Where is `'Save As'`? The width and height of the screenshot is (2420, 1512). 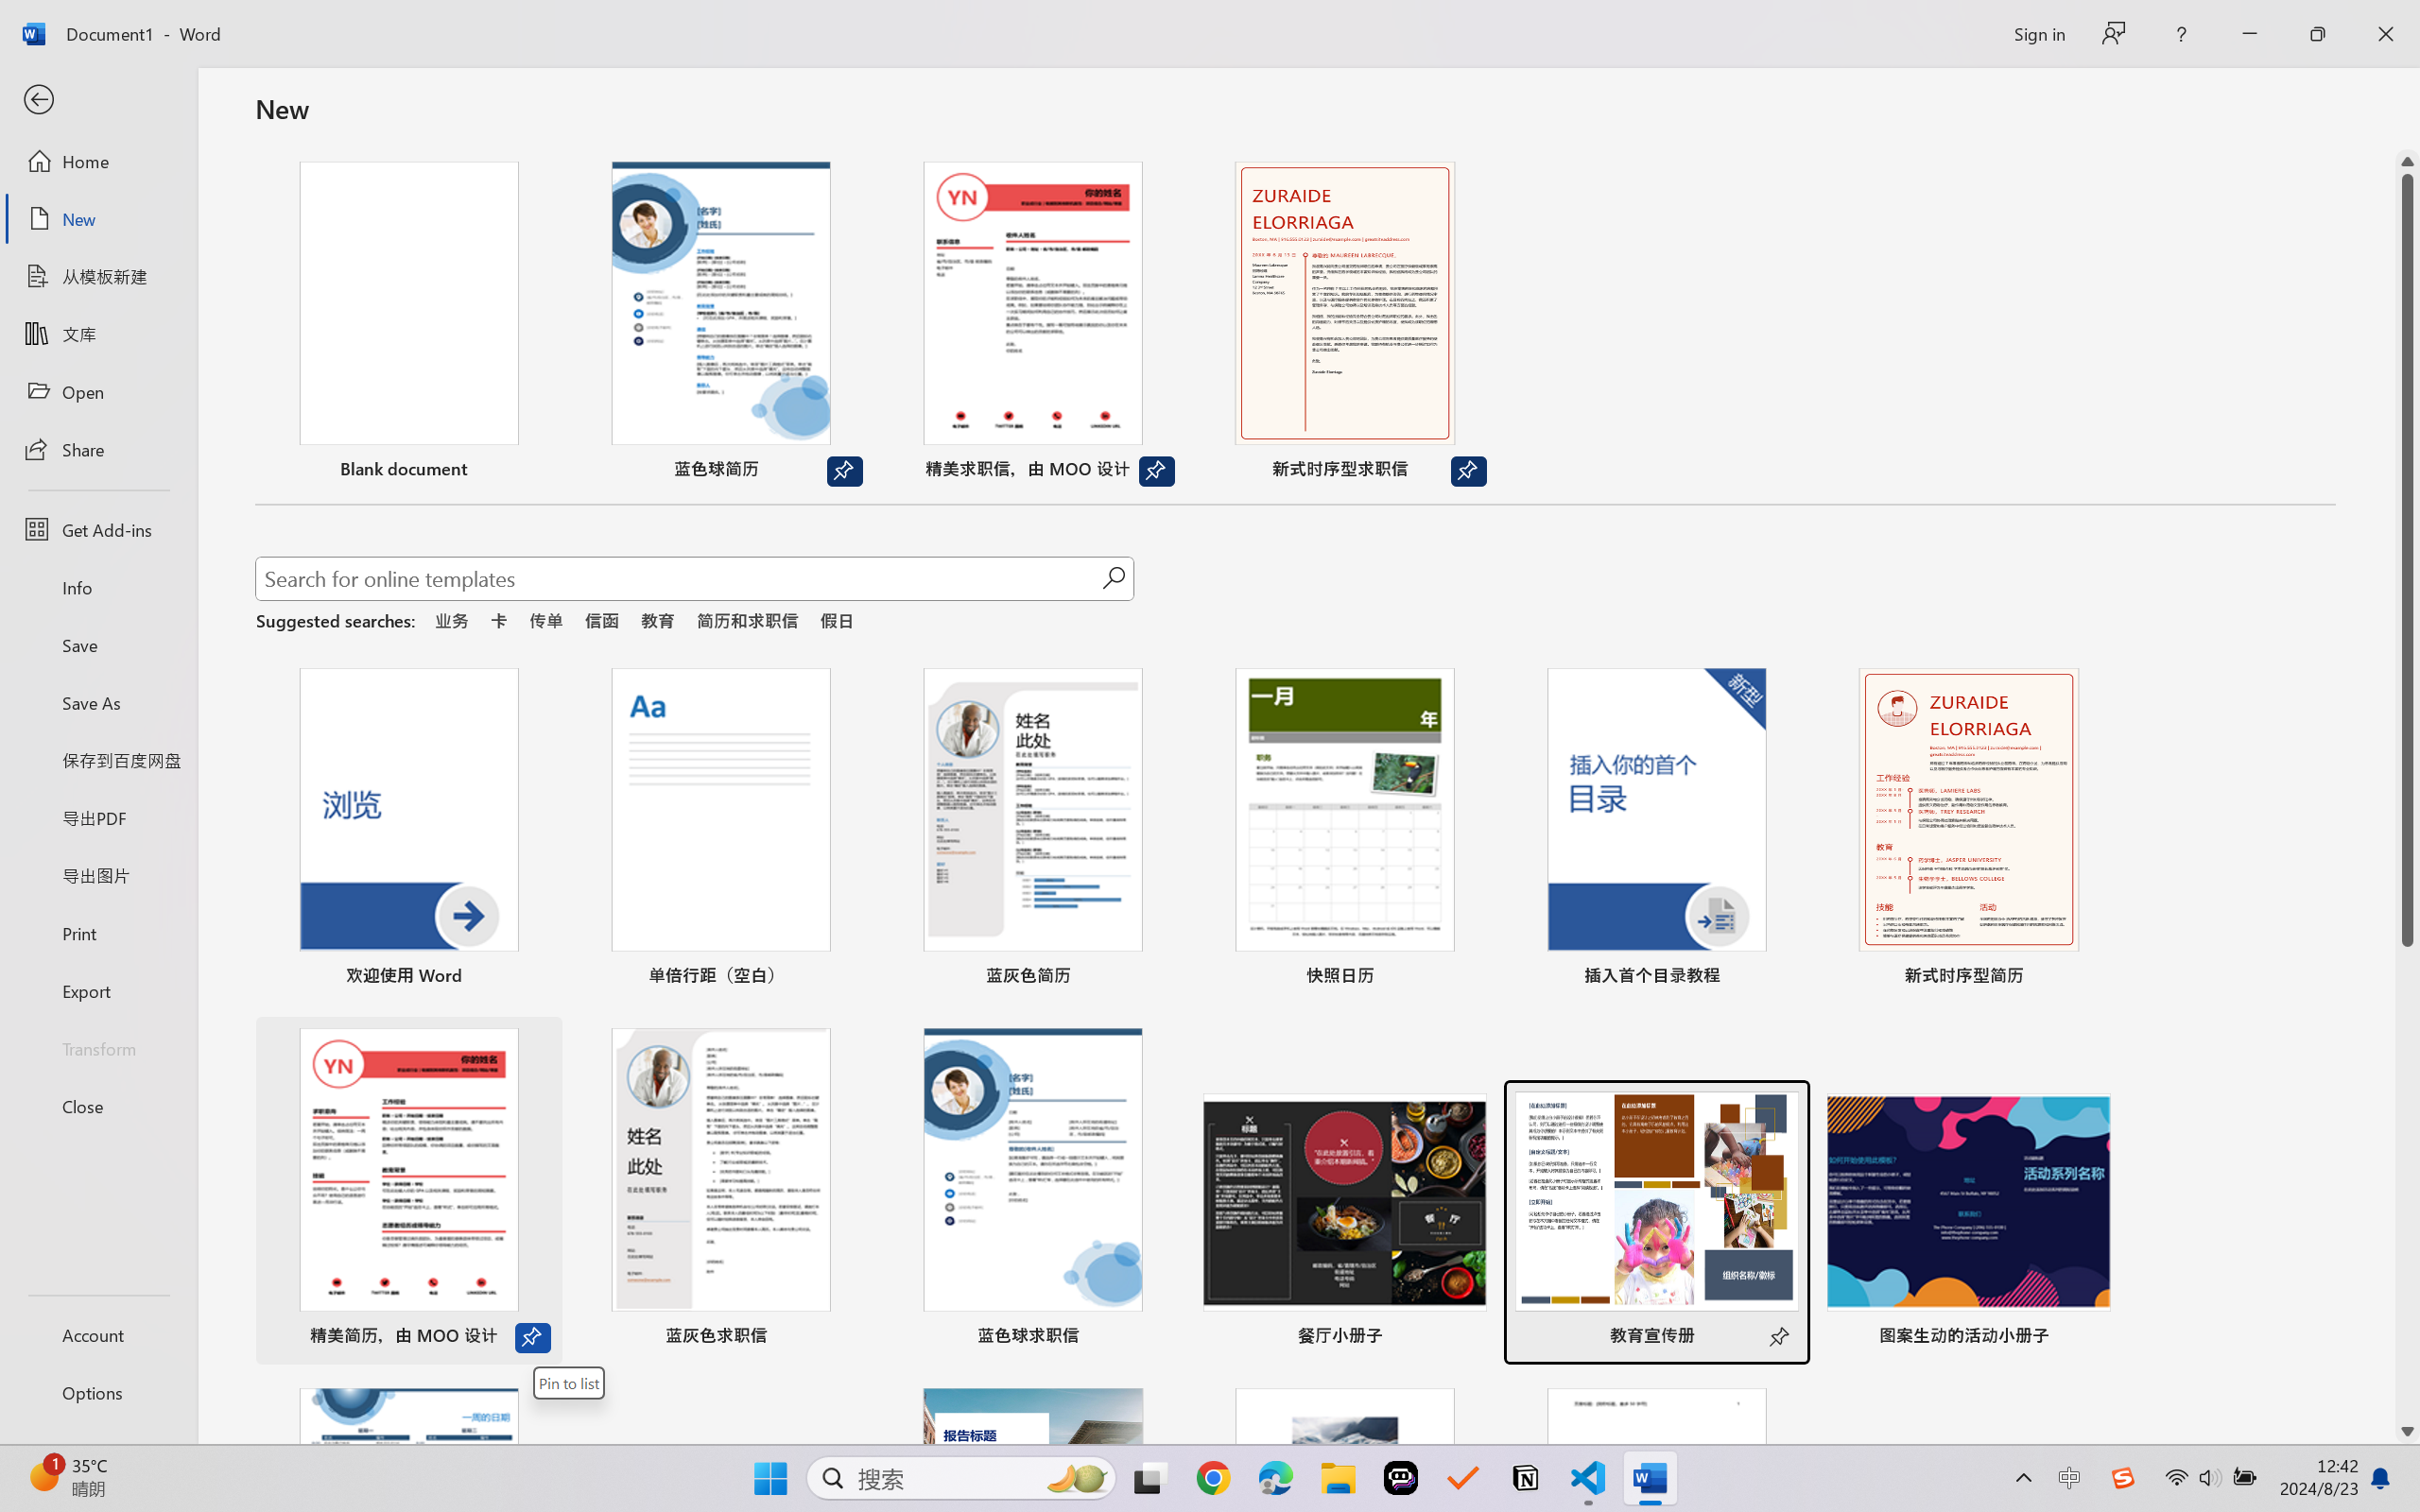
'Save As' is located at coordinates (97, 702).